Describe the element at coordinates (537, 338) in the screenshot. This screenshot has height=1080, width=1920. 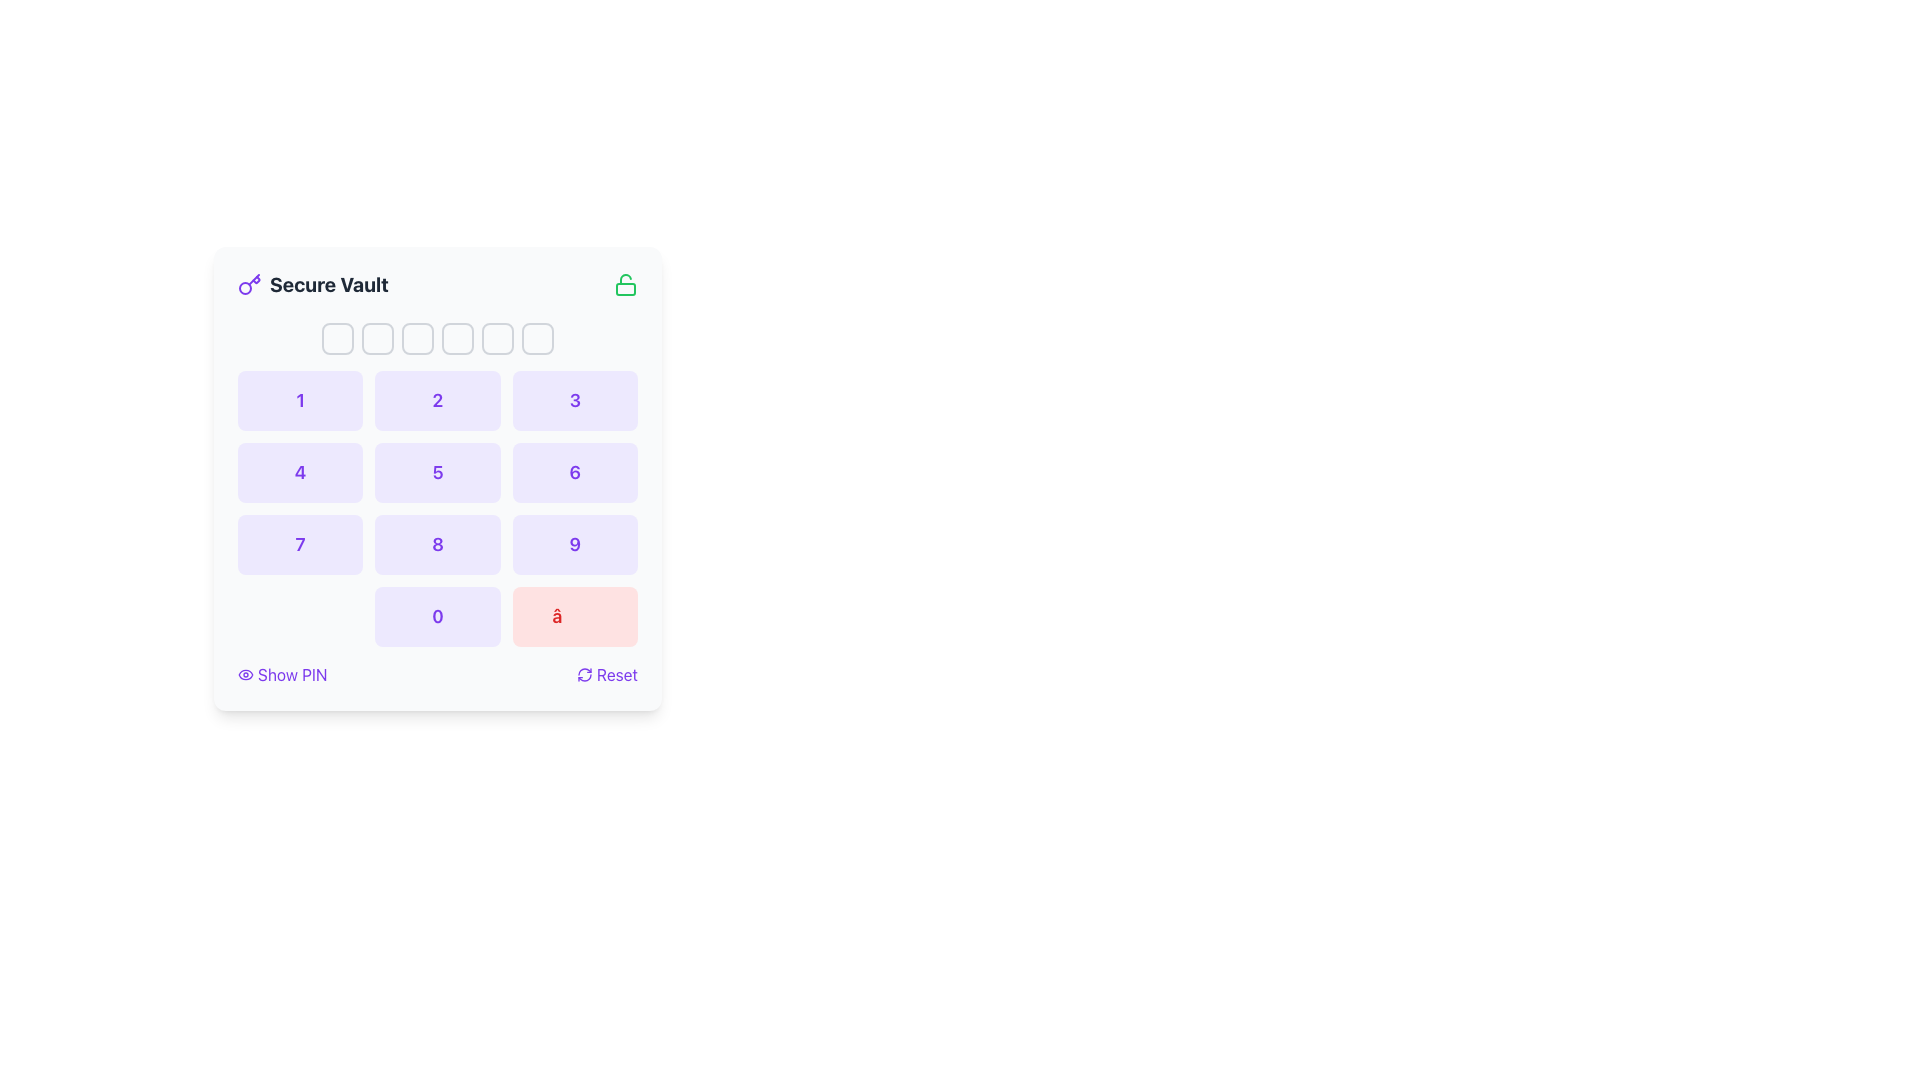
I see `the sixth square in the horizontal row of six squares located in the top section of the 'Secure Vault' interface, which serves as a placeholder for entering a multi-digit code or PIN` at that location.